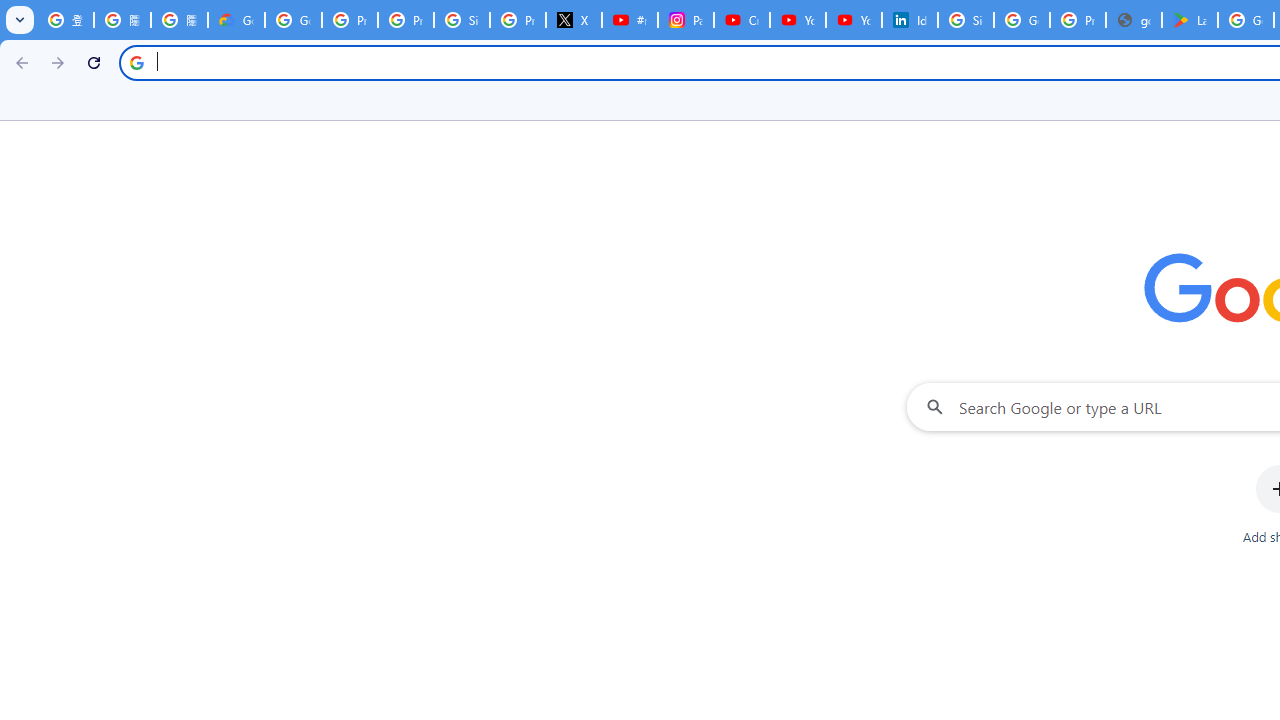 This screenshot has width=1280, height=720. Describe the element at coordinates (853, 20) in the screenshot. I see `'YouTube Culture & Trends - YouTube Top 10, 2021'` at that location.